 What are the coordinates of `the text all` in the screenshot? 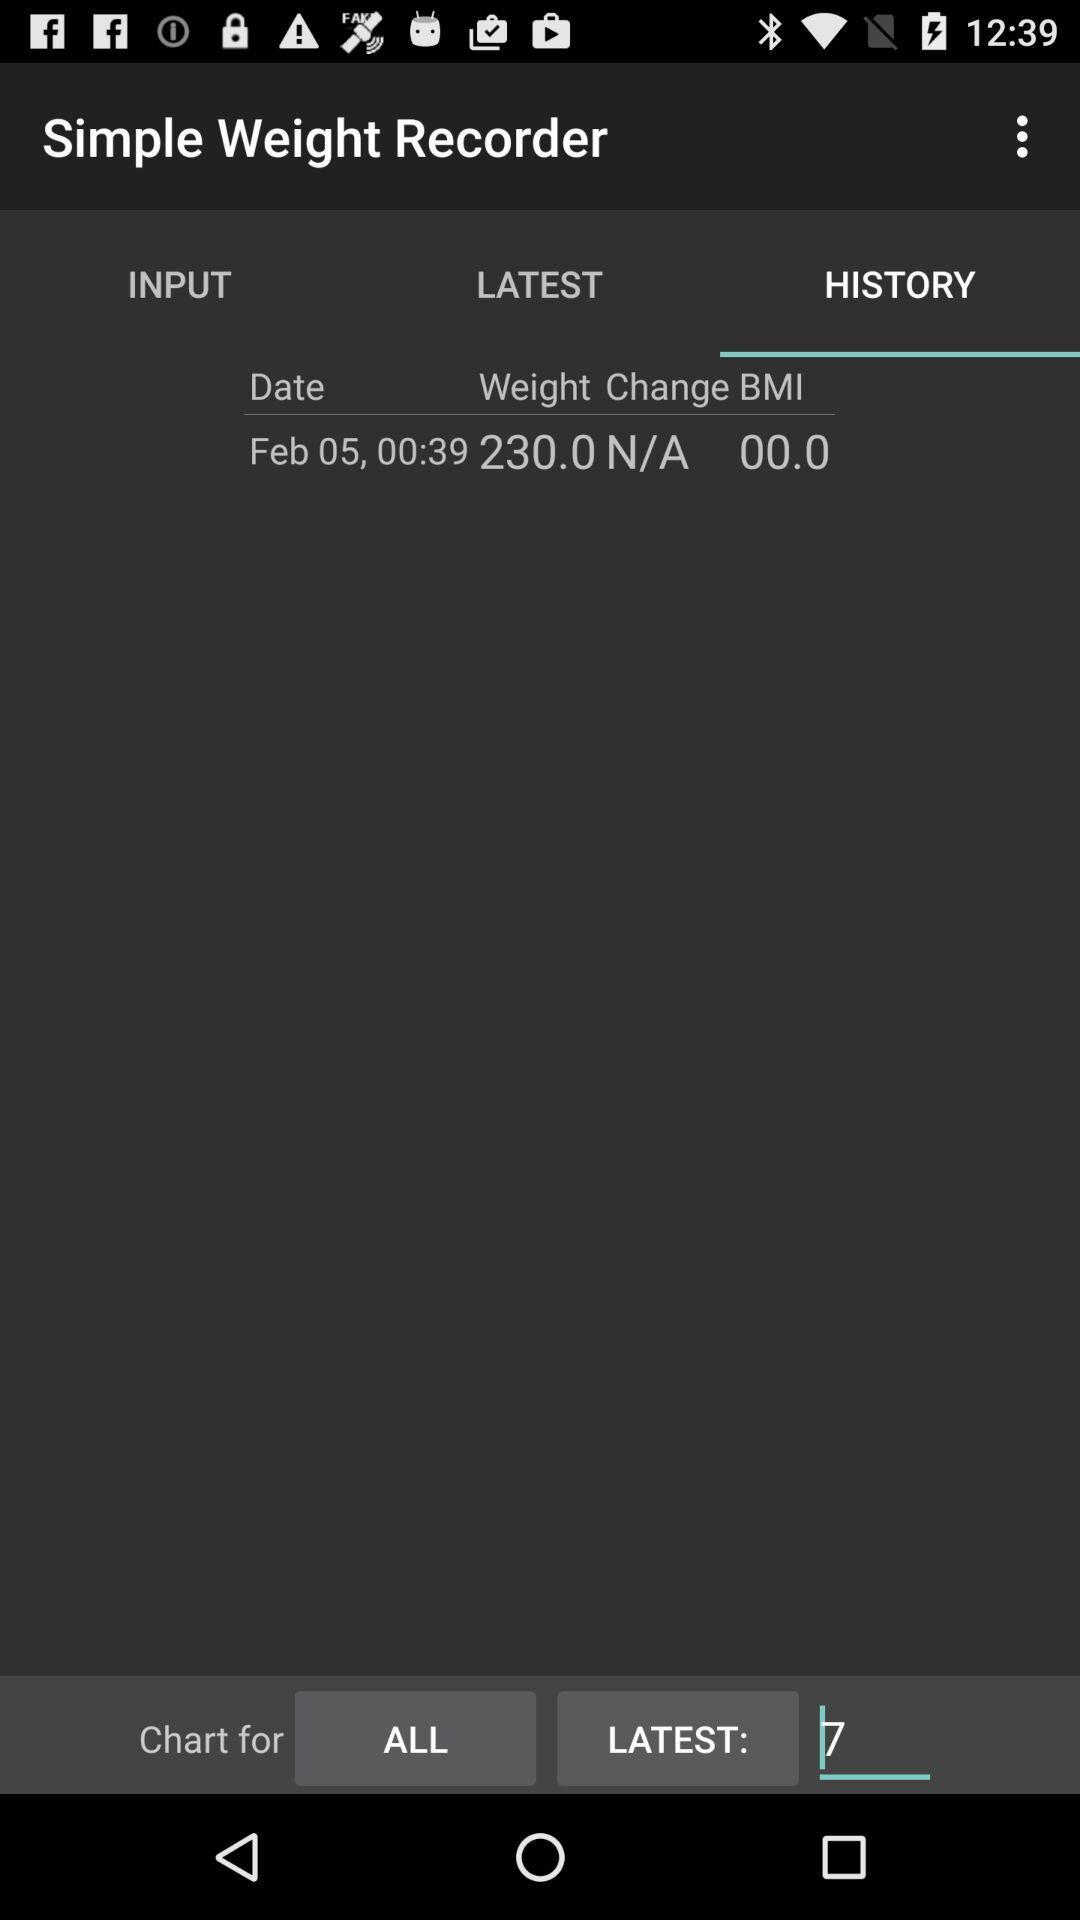 It's located at (414, 1733).